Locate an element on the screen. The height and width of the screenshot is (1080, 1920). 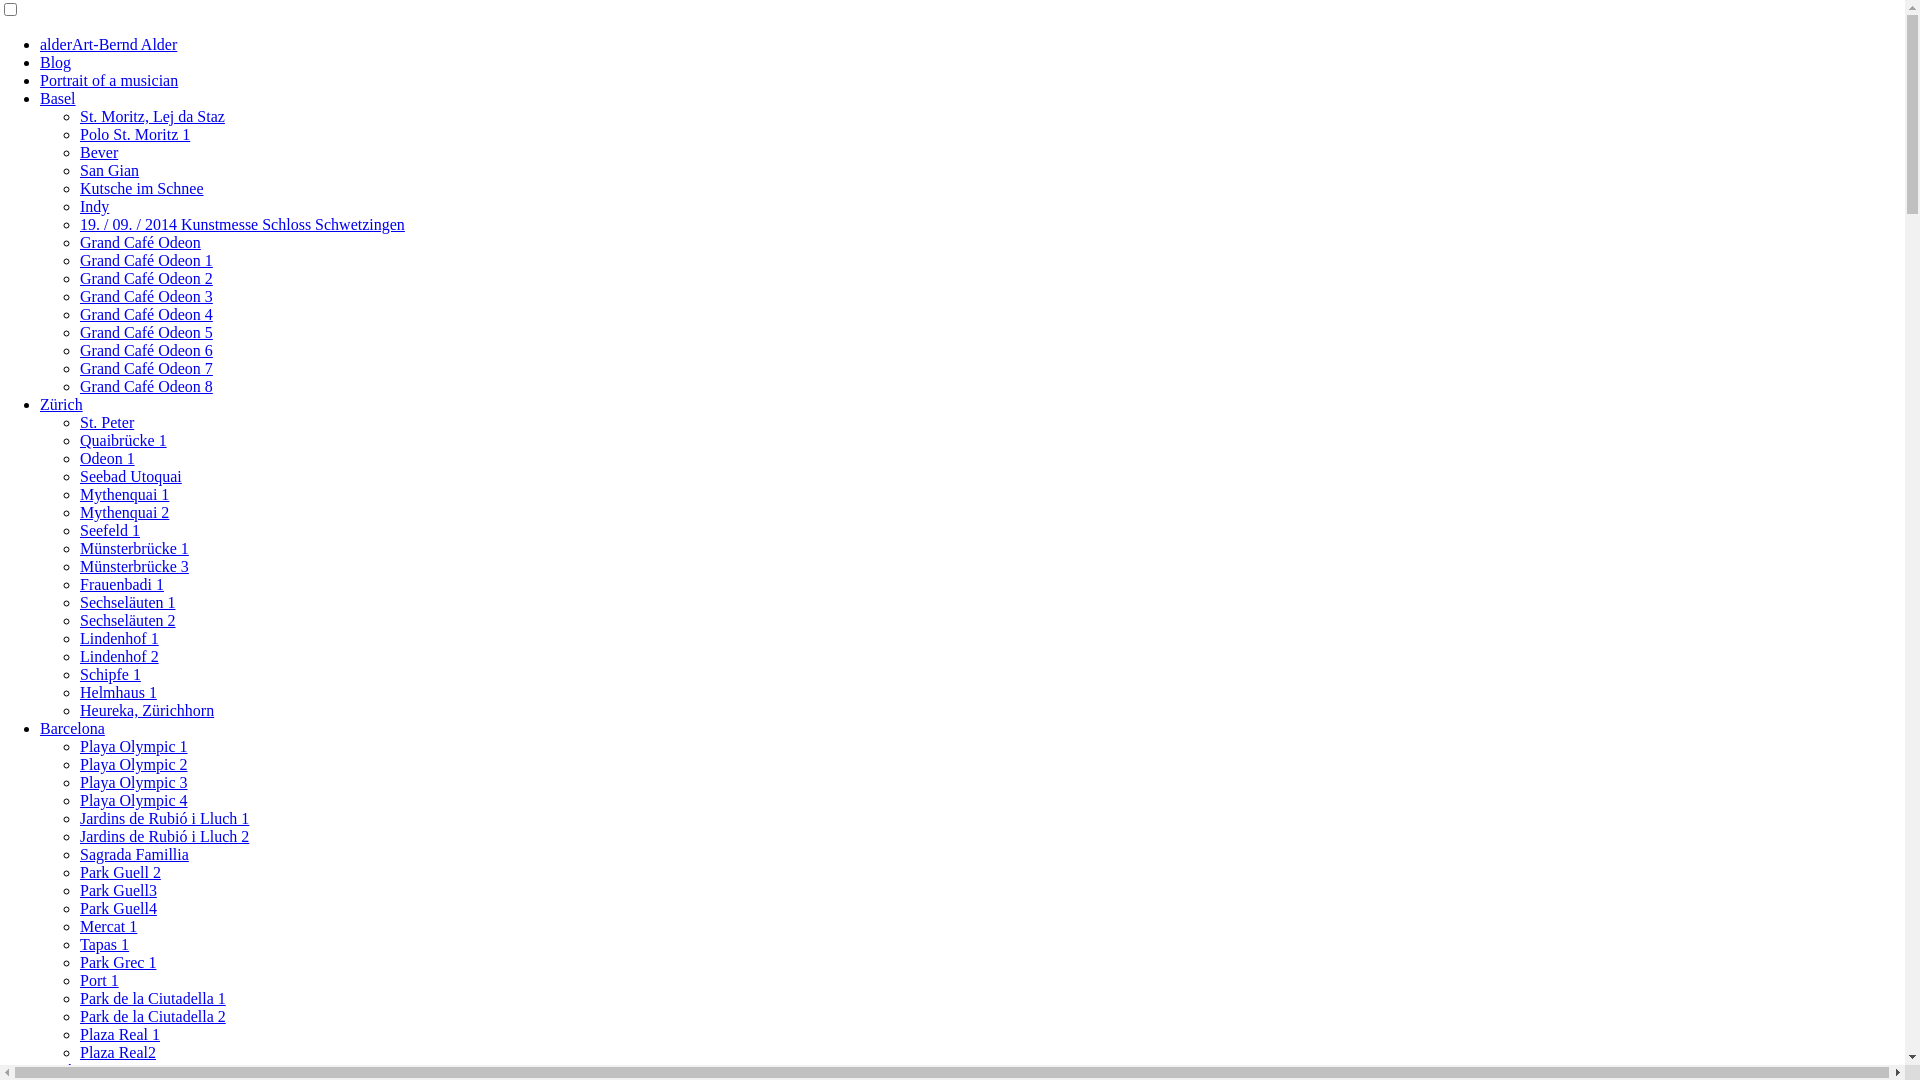
'Port 1' is located at coordinates (98, 979).